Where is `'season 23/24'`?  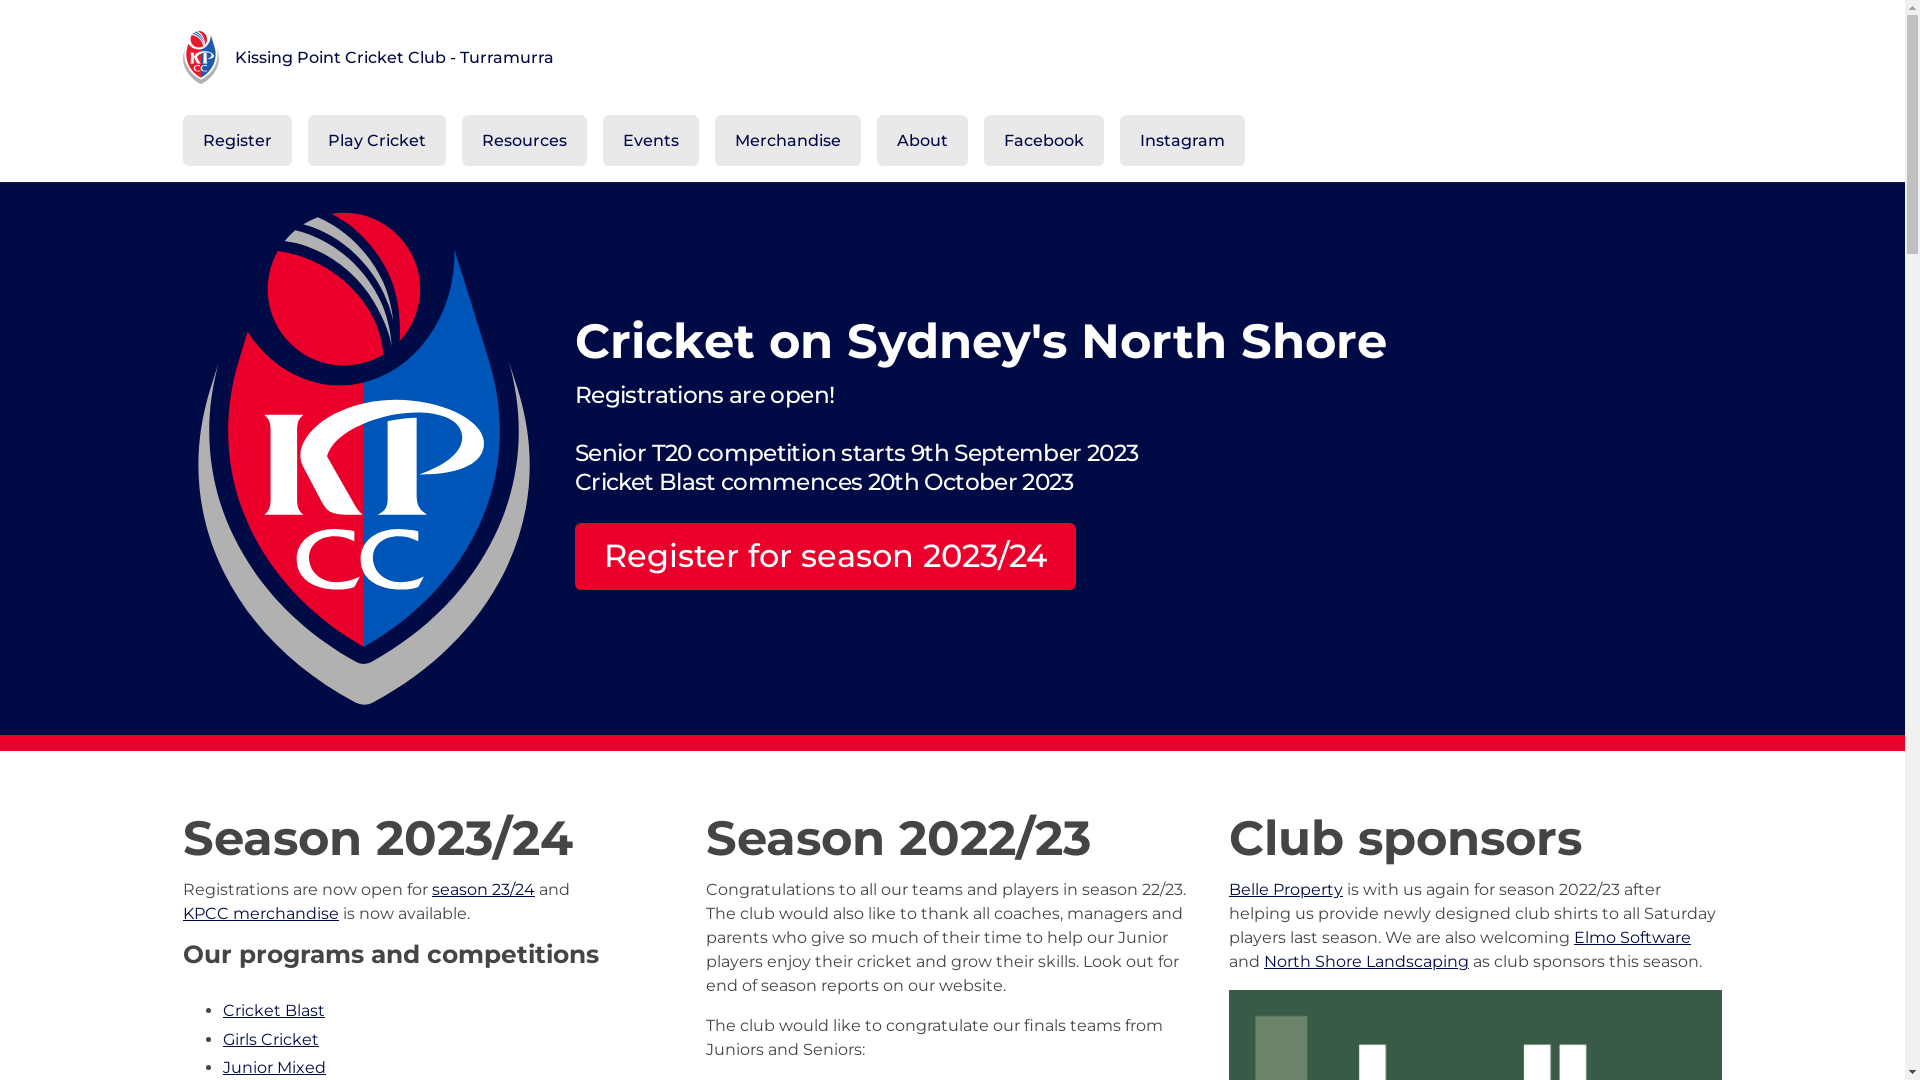
'season 23/24' is located at coordinates (483, 888).